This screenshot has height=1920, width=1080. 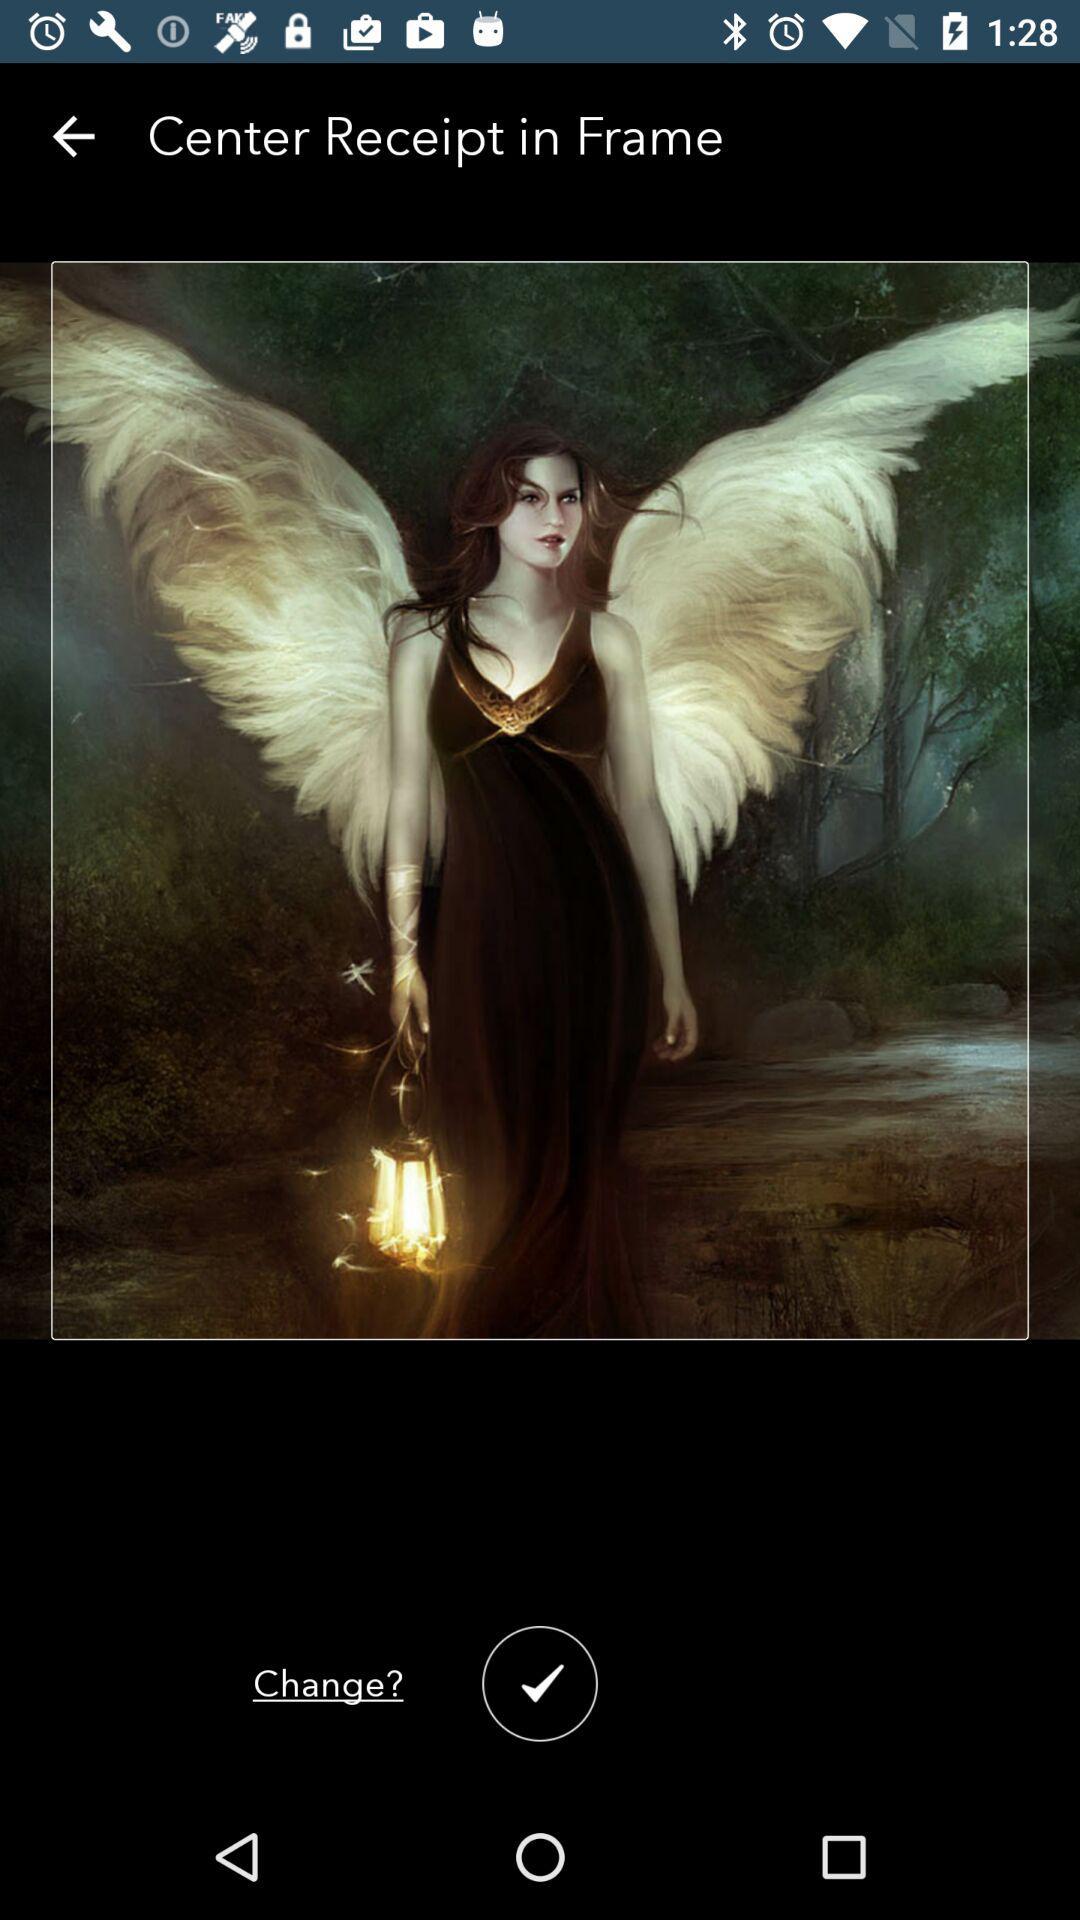 What do you see at coordinates (72, 135) in the screenshot?
I see `the icon to the left of the center receipt in item` at bounding box center [72, 135].